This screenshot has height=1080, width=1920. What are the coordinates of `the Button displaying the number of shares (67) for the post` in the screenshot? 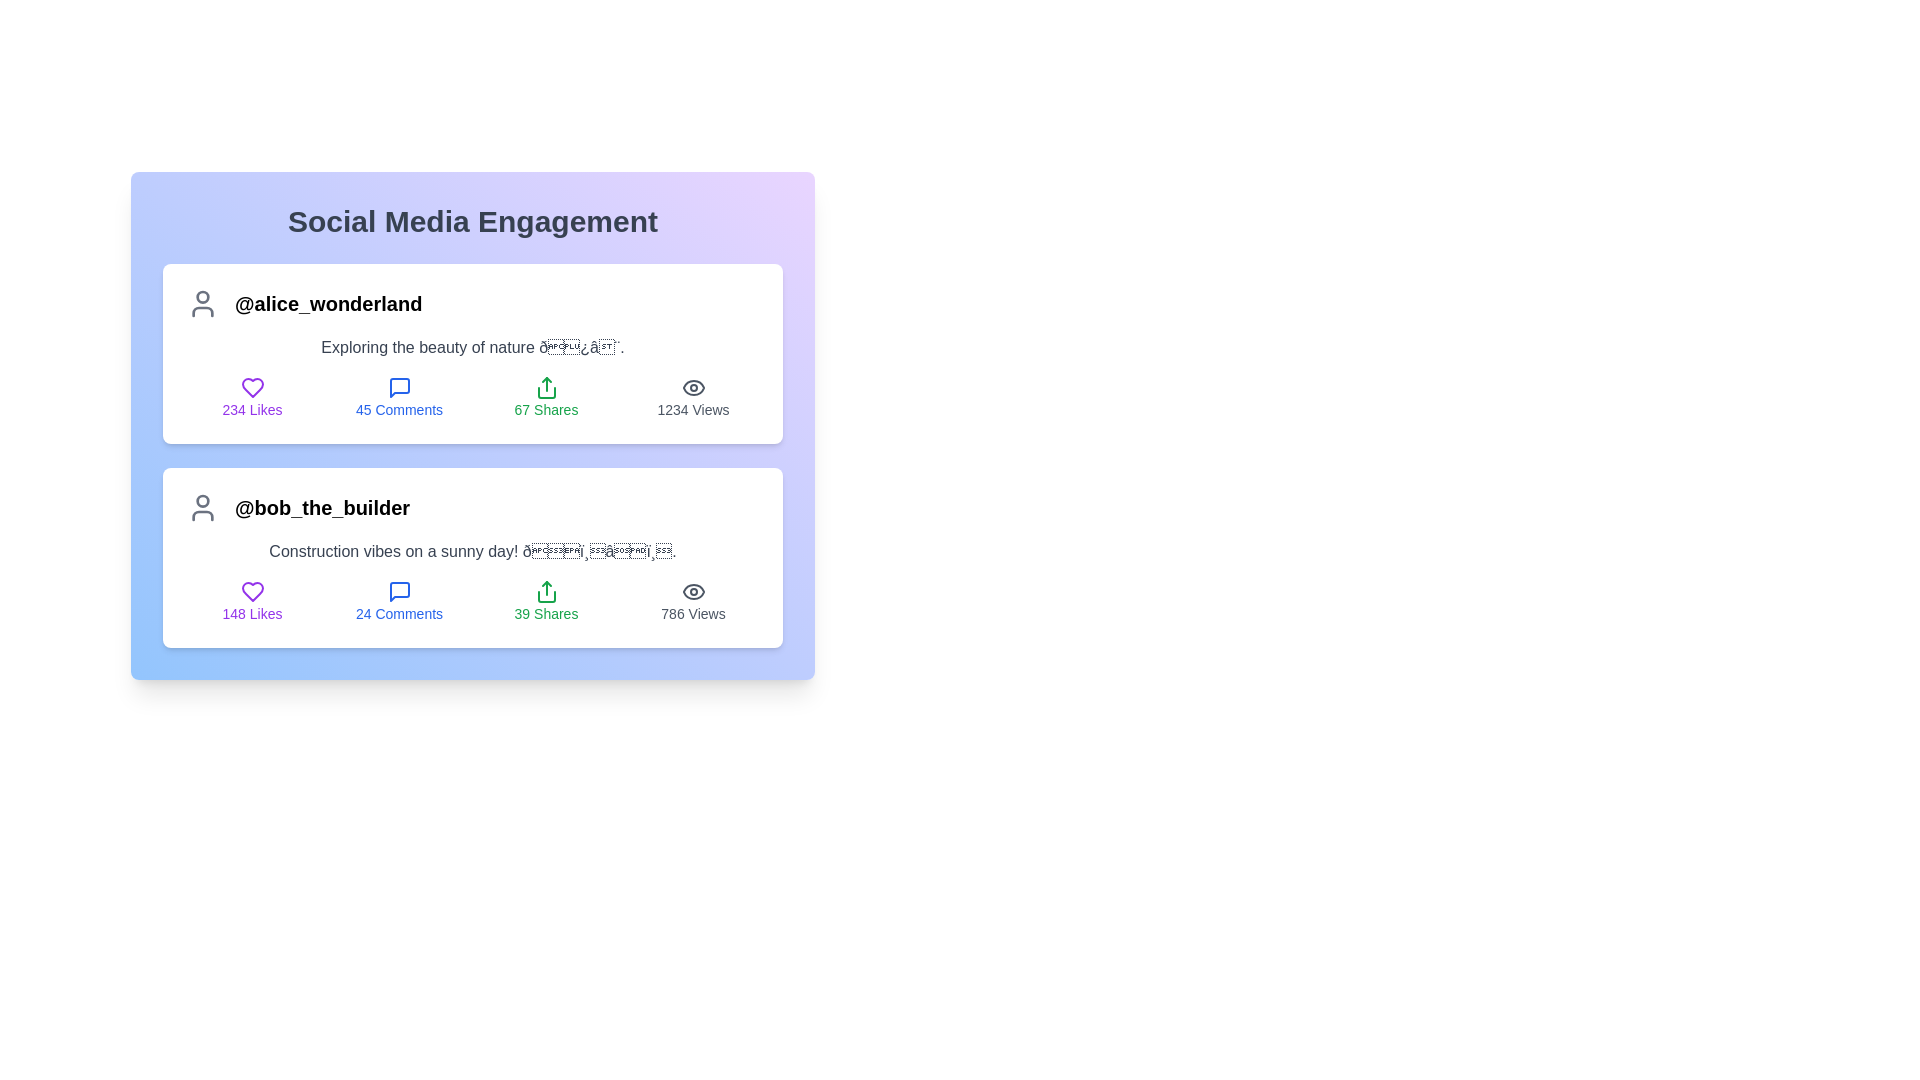 It's located at (472, 397).